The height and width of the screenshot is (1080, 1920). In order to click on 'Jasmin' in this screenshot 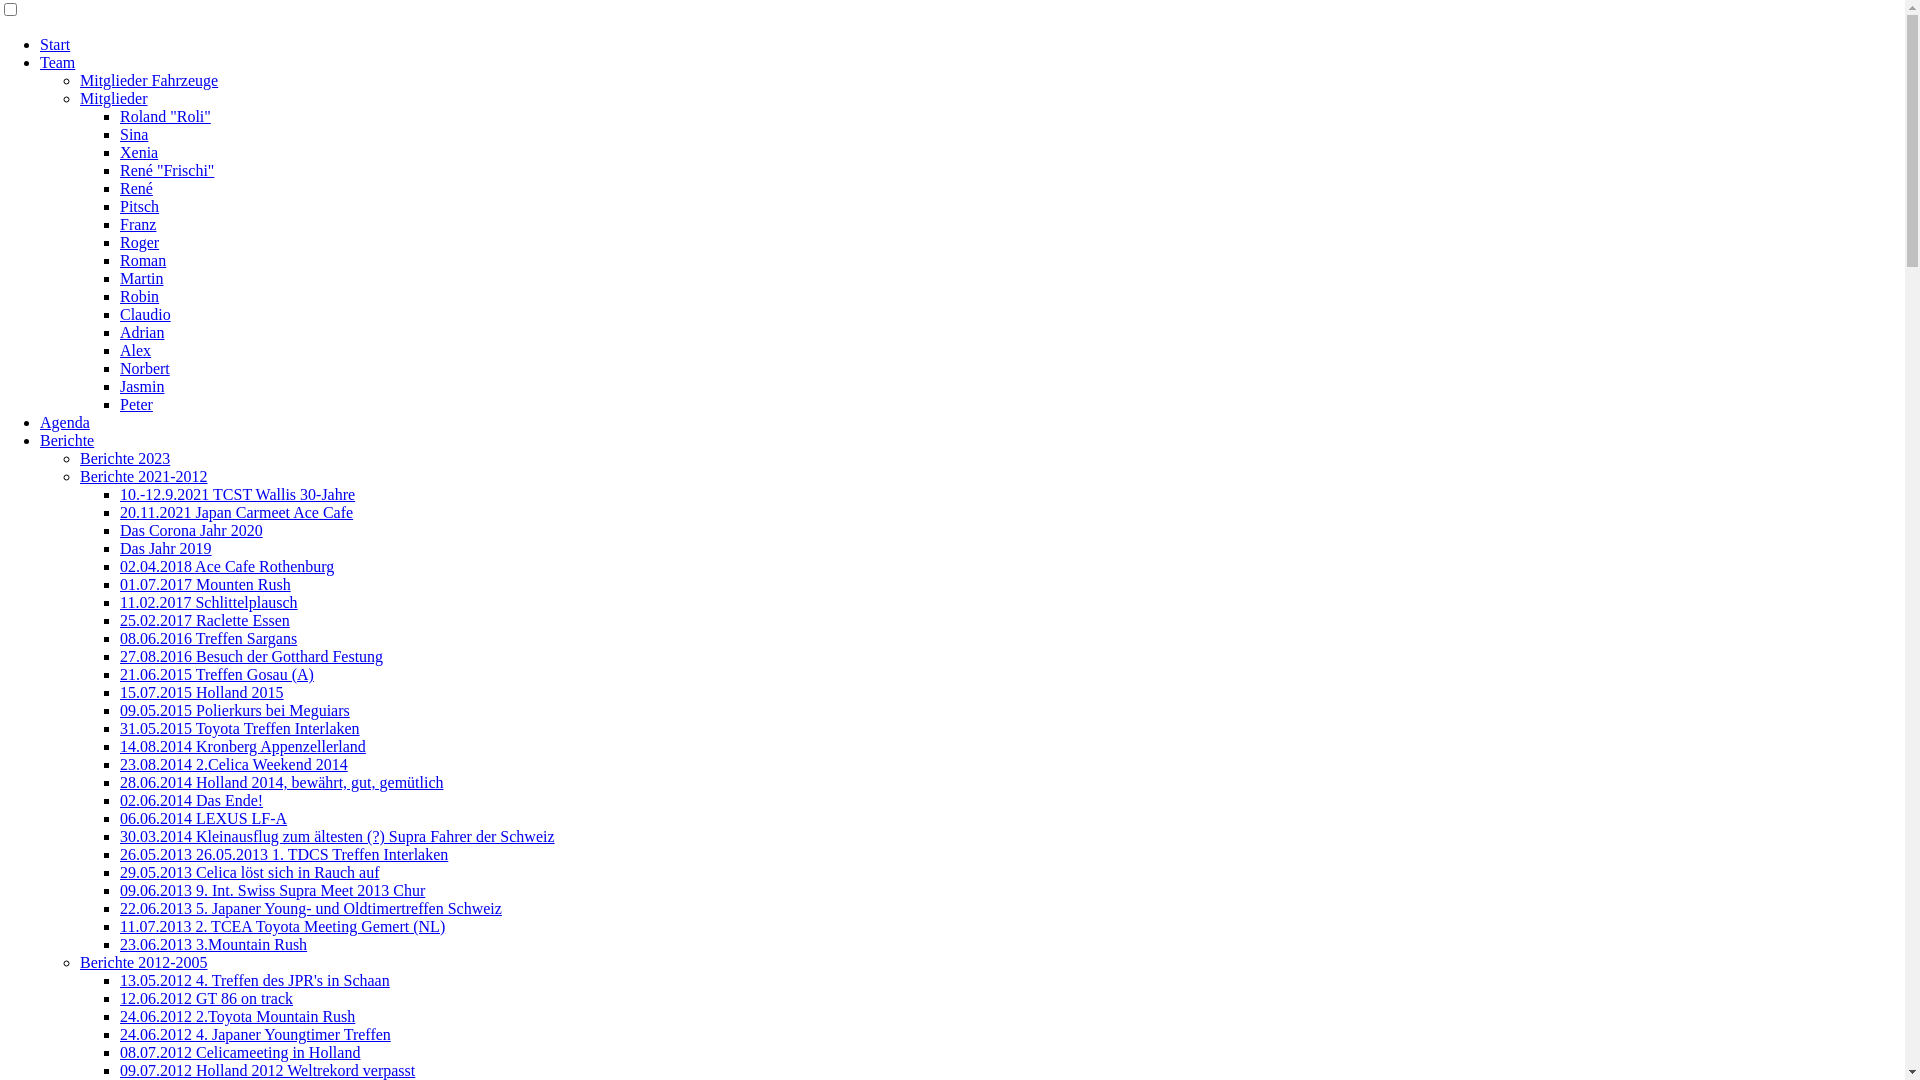, I will do `click(141, 386)`.